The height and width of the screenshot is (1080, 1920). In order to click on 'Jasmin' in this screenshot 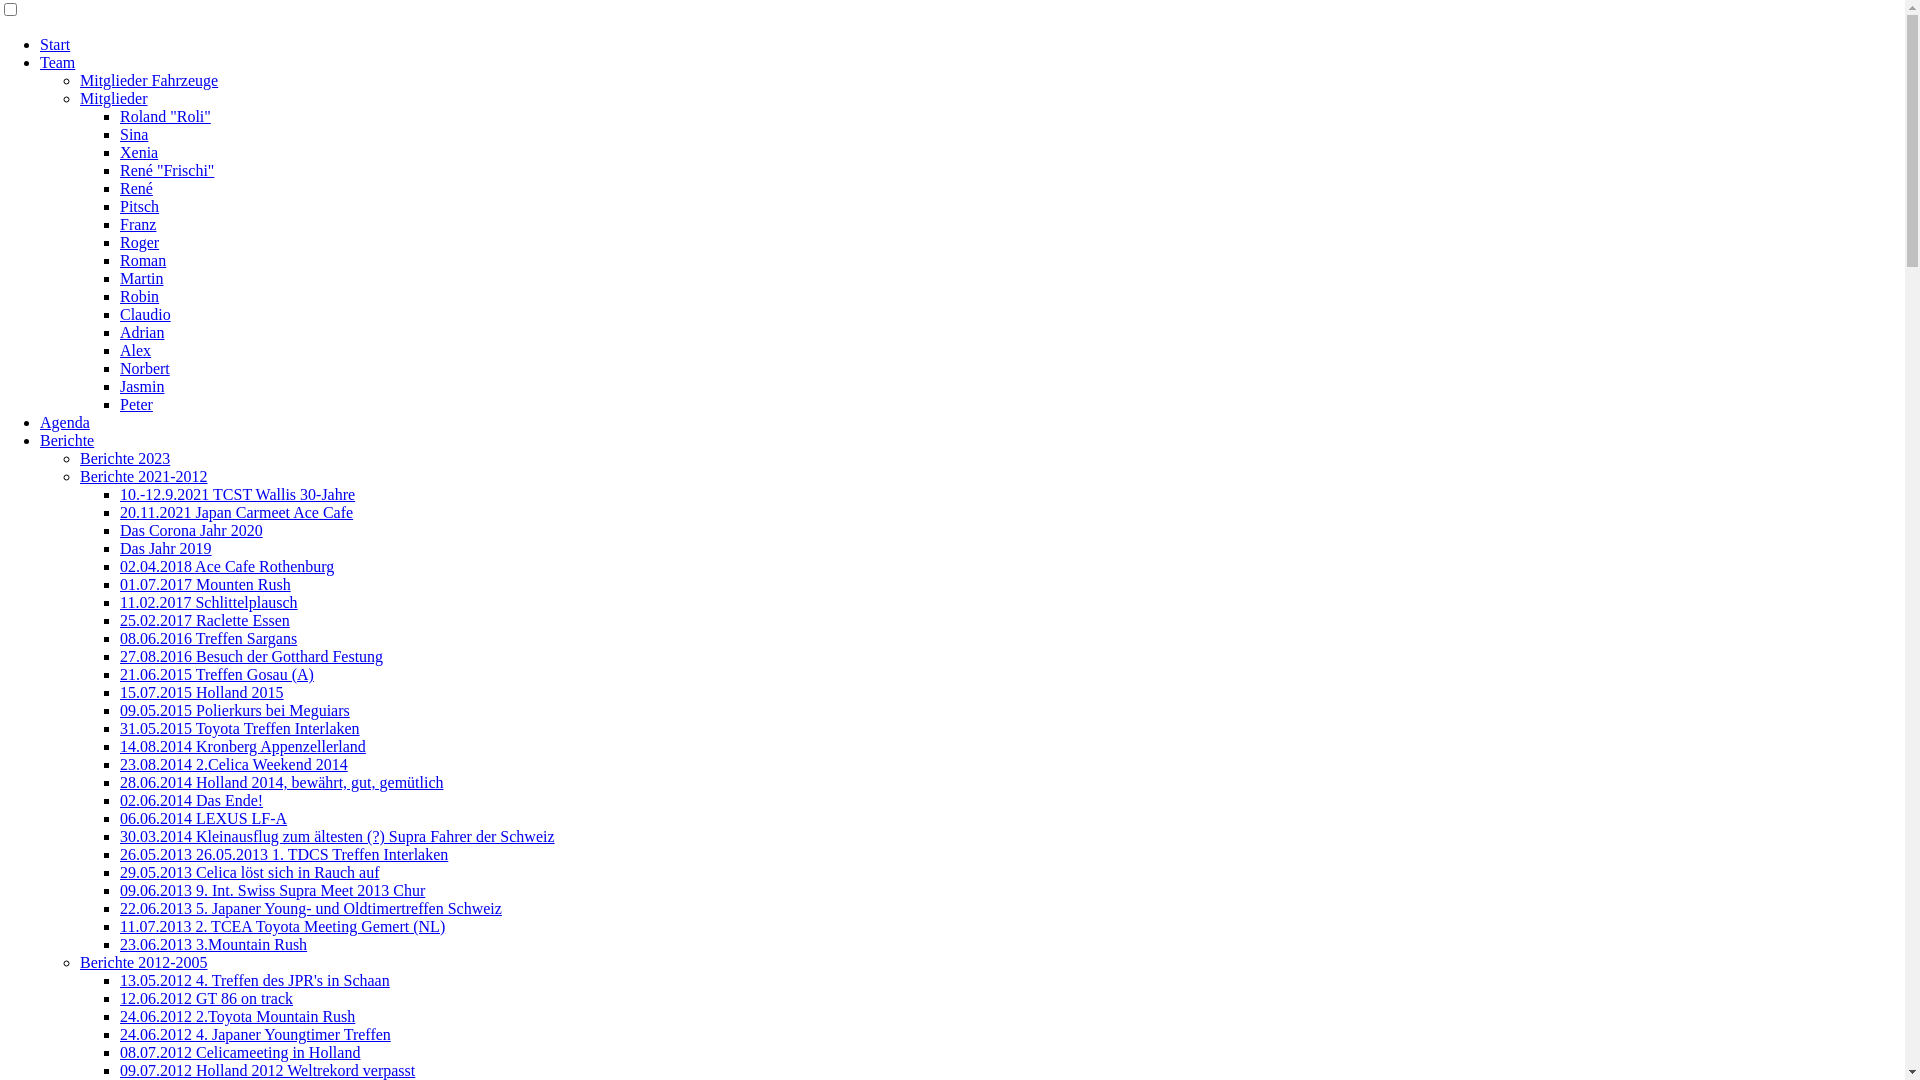, I will do `click(141, 386)`.